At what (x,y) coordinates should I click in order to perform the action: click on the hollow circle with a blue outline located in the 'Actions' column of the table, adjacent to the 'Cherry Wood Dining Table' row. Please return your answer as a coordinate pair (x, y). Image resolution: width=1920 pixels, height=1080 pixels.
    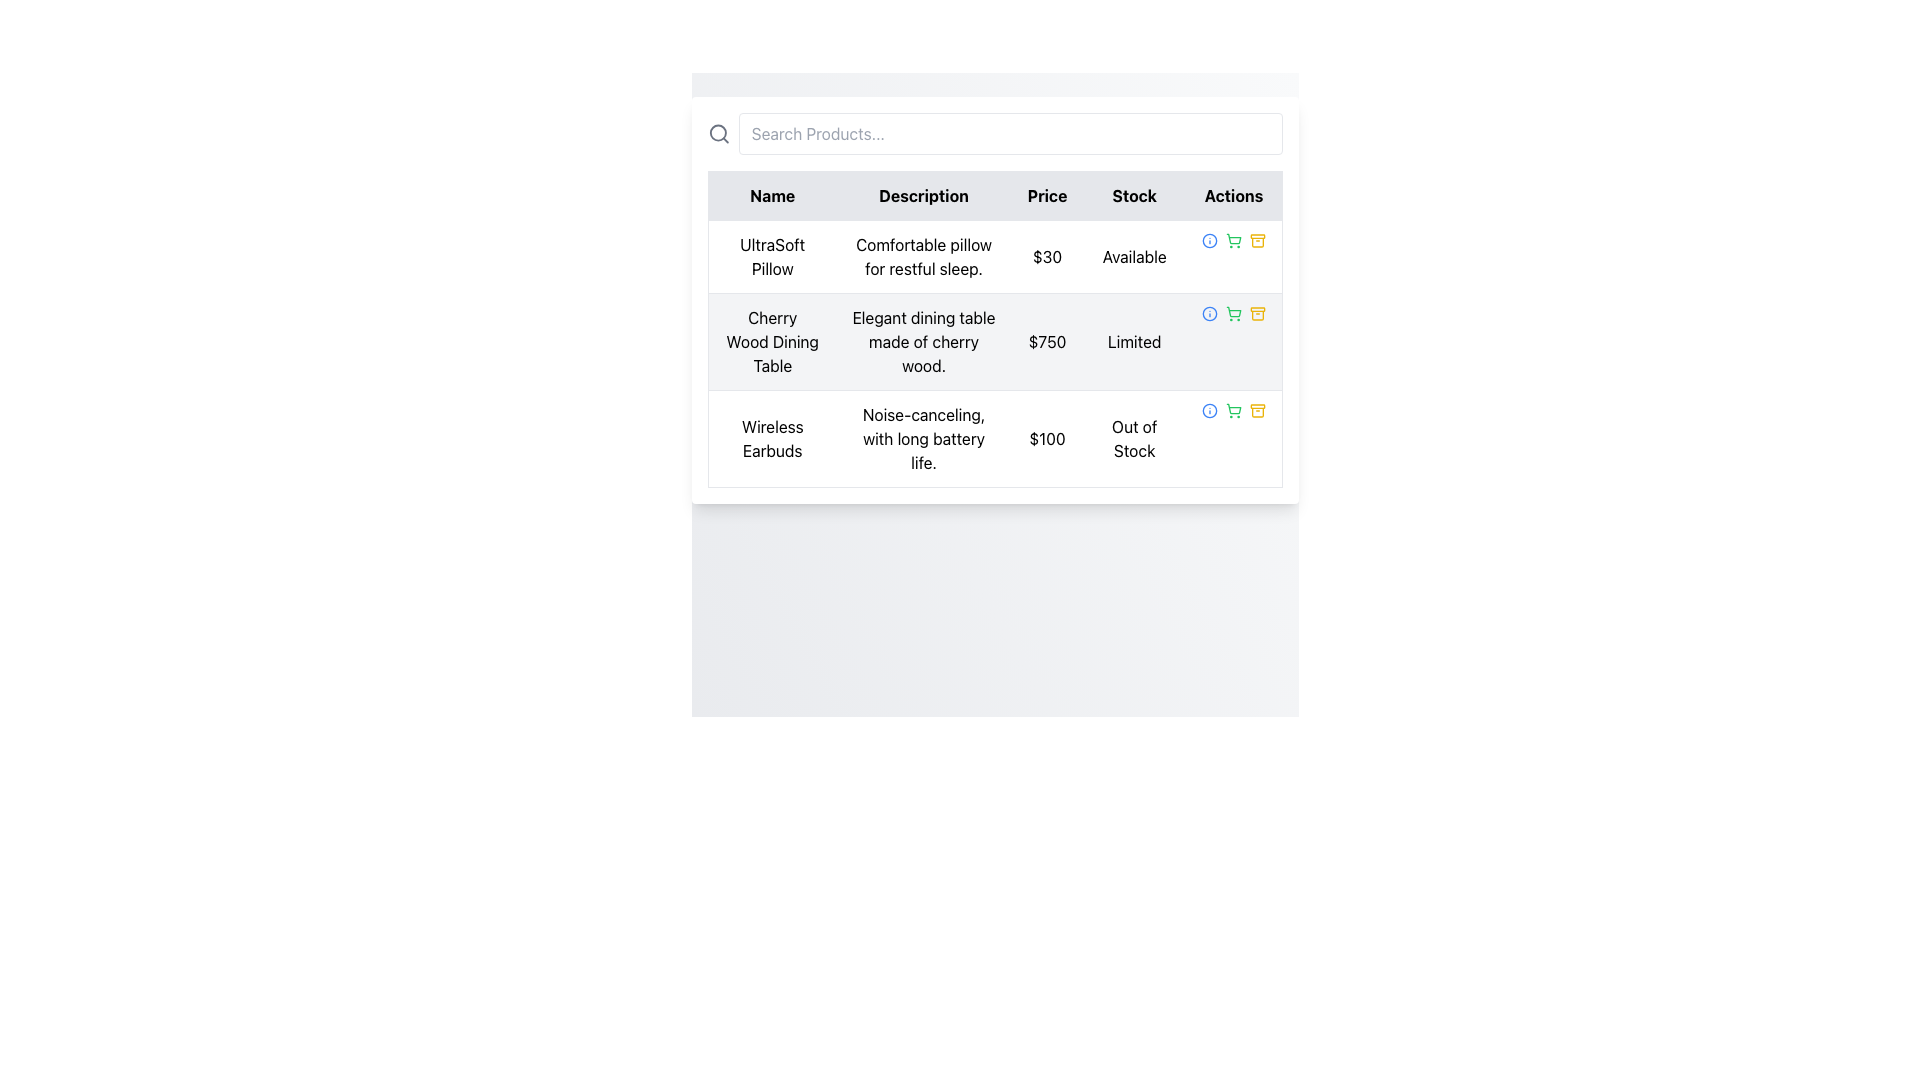
    Looking at the image, I should click on (1208, 239).